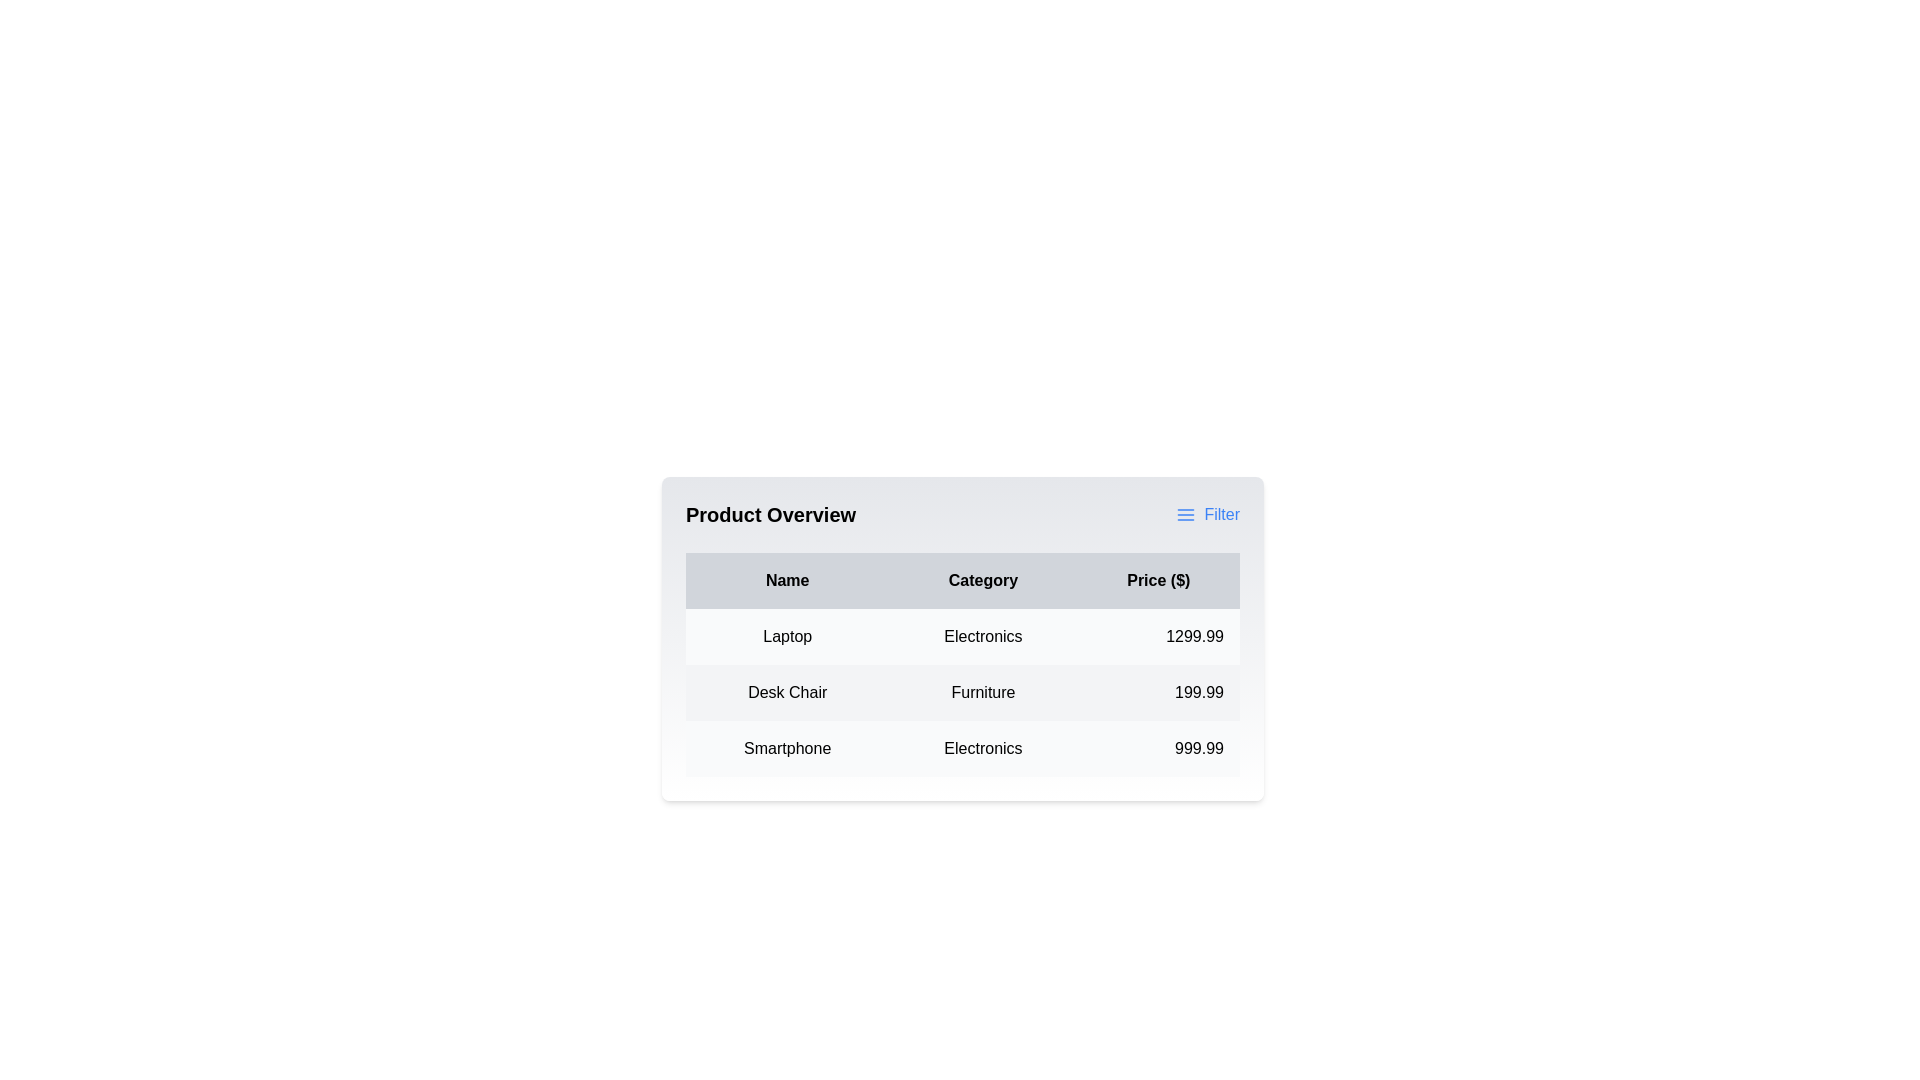 This screenshot has height=1080, width=1920. Describe the element at coordinates (963, 581) in the screenshot. I see `table header row located at the top of the data table, which indicates the categories of the data: 'Name', 'Category', and 'Price ($)'` at that location.